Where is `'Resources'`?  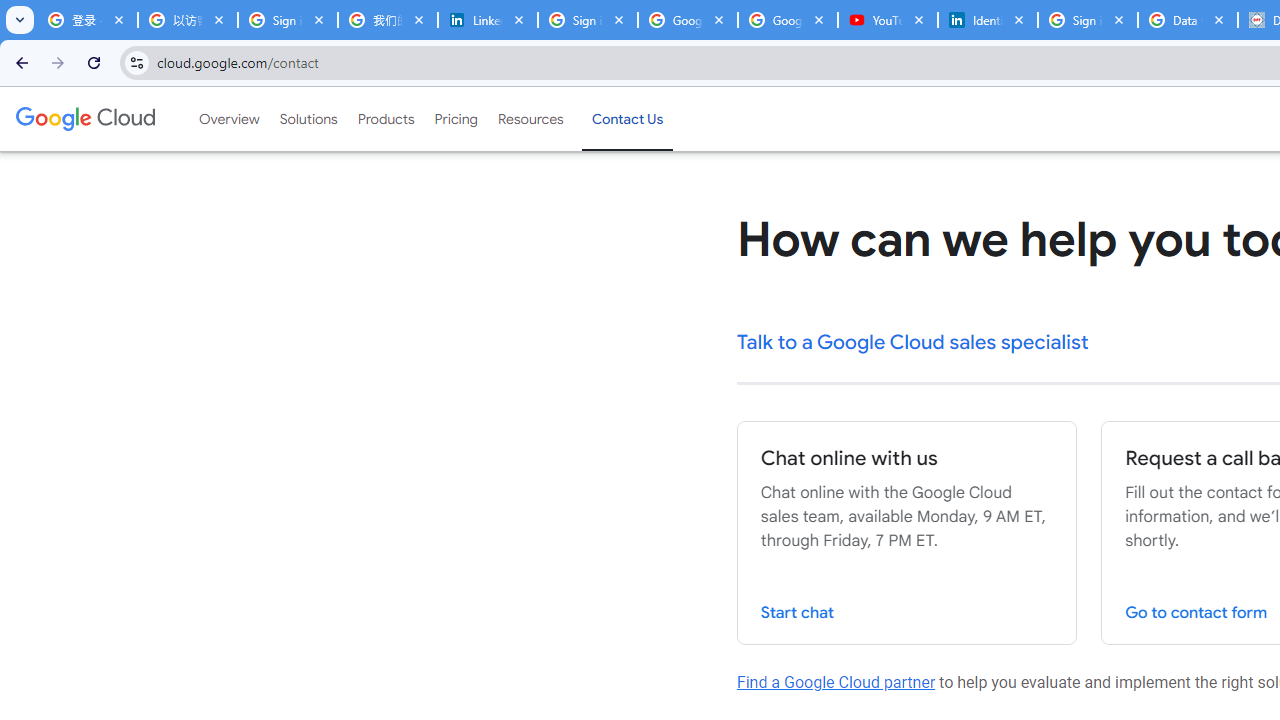 'Resources' is located at coordinates (530, 119).